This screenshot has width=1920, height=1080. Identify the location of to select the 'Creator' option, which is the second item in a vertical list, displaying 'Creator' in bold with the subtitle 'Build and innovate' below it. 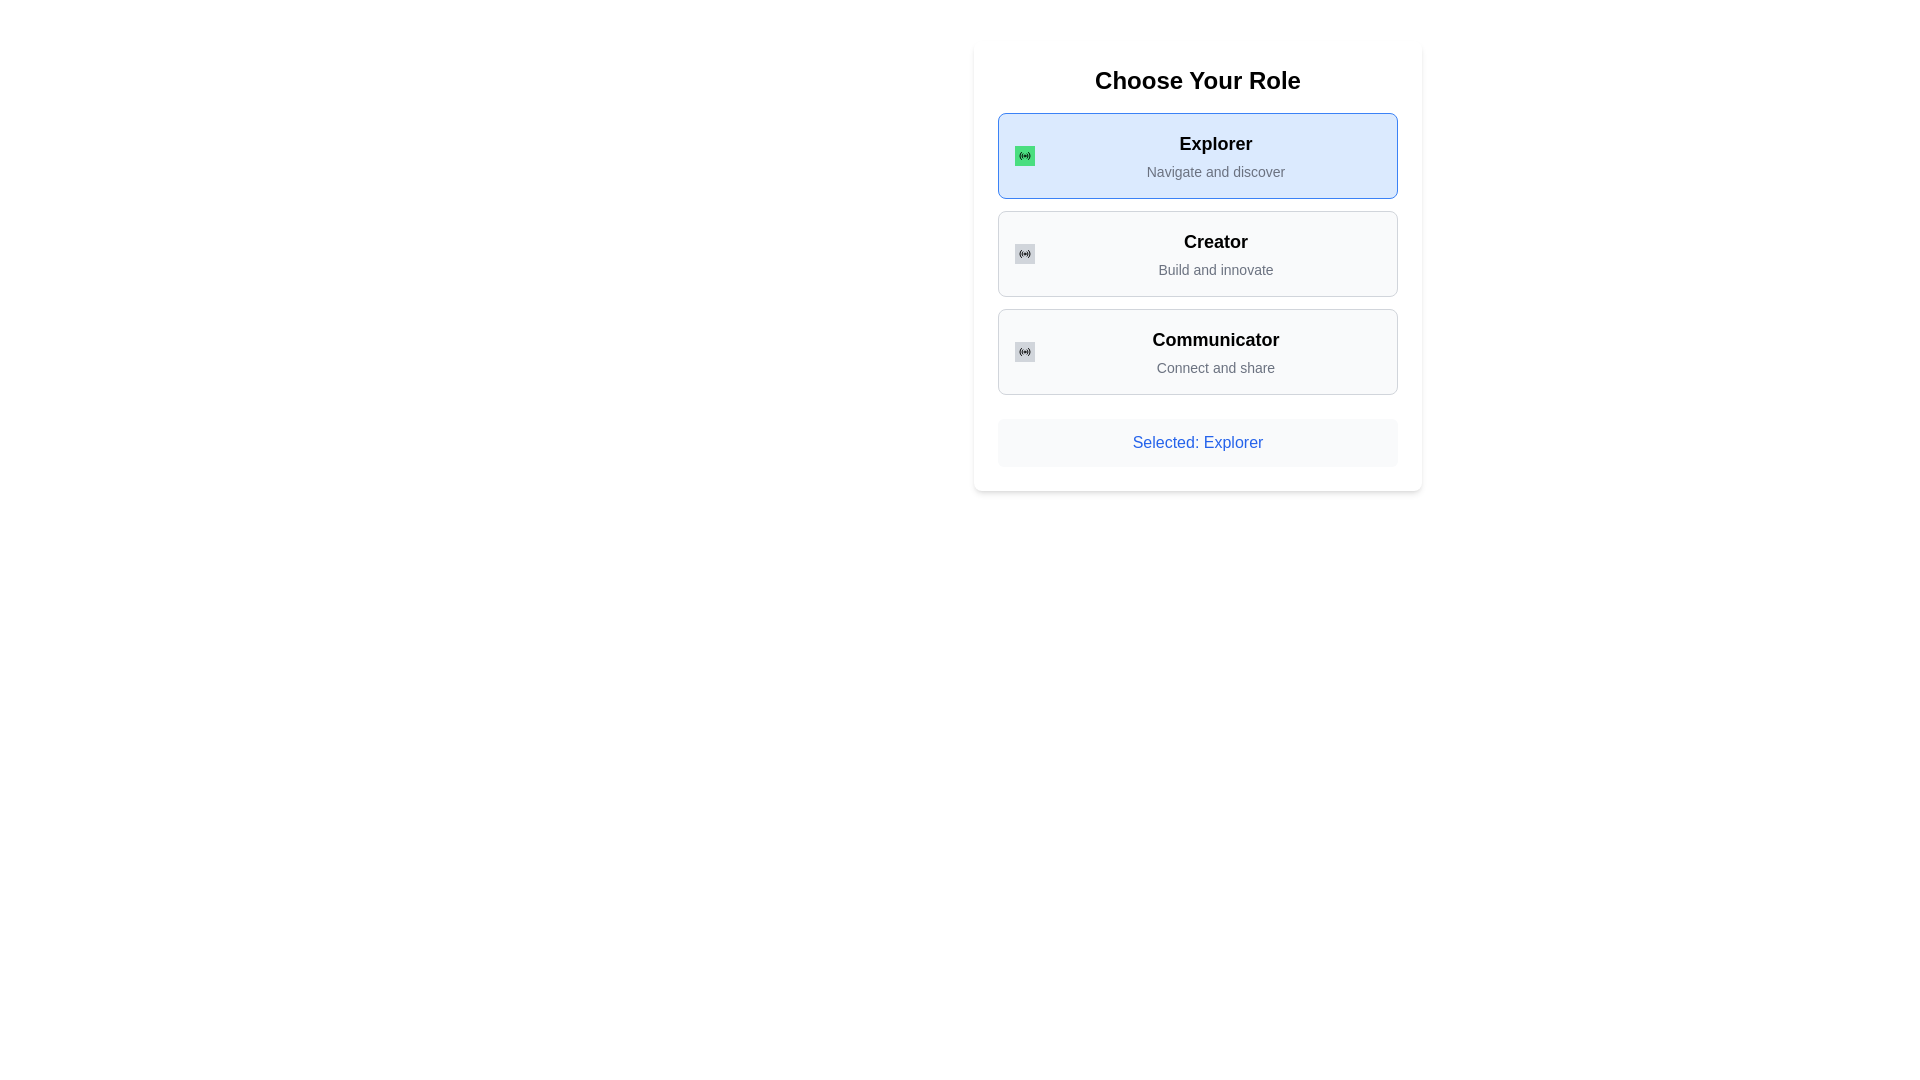
(1214, 253).